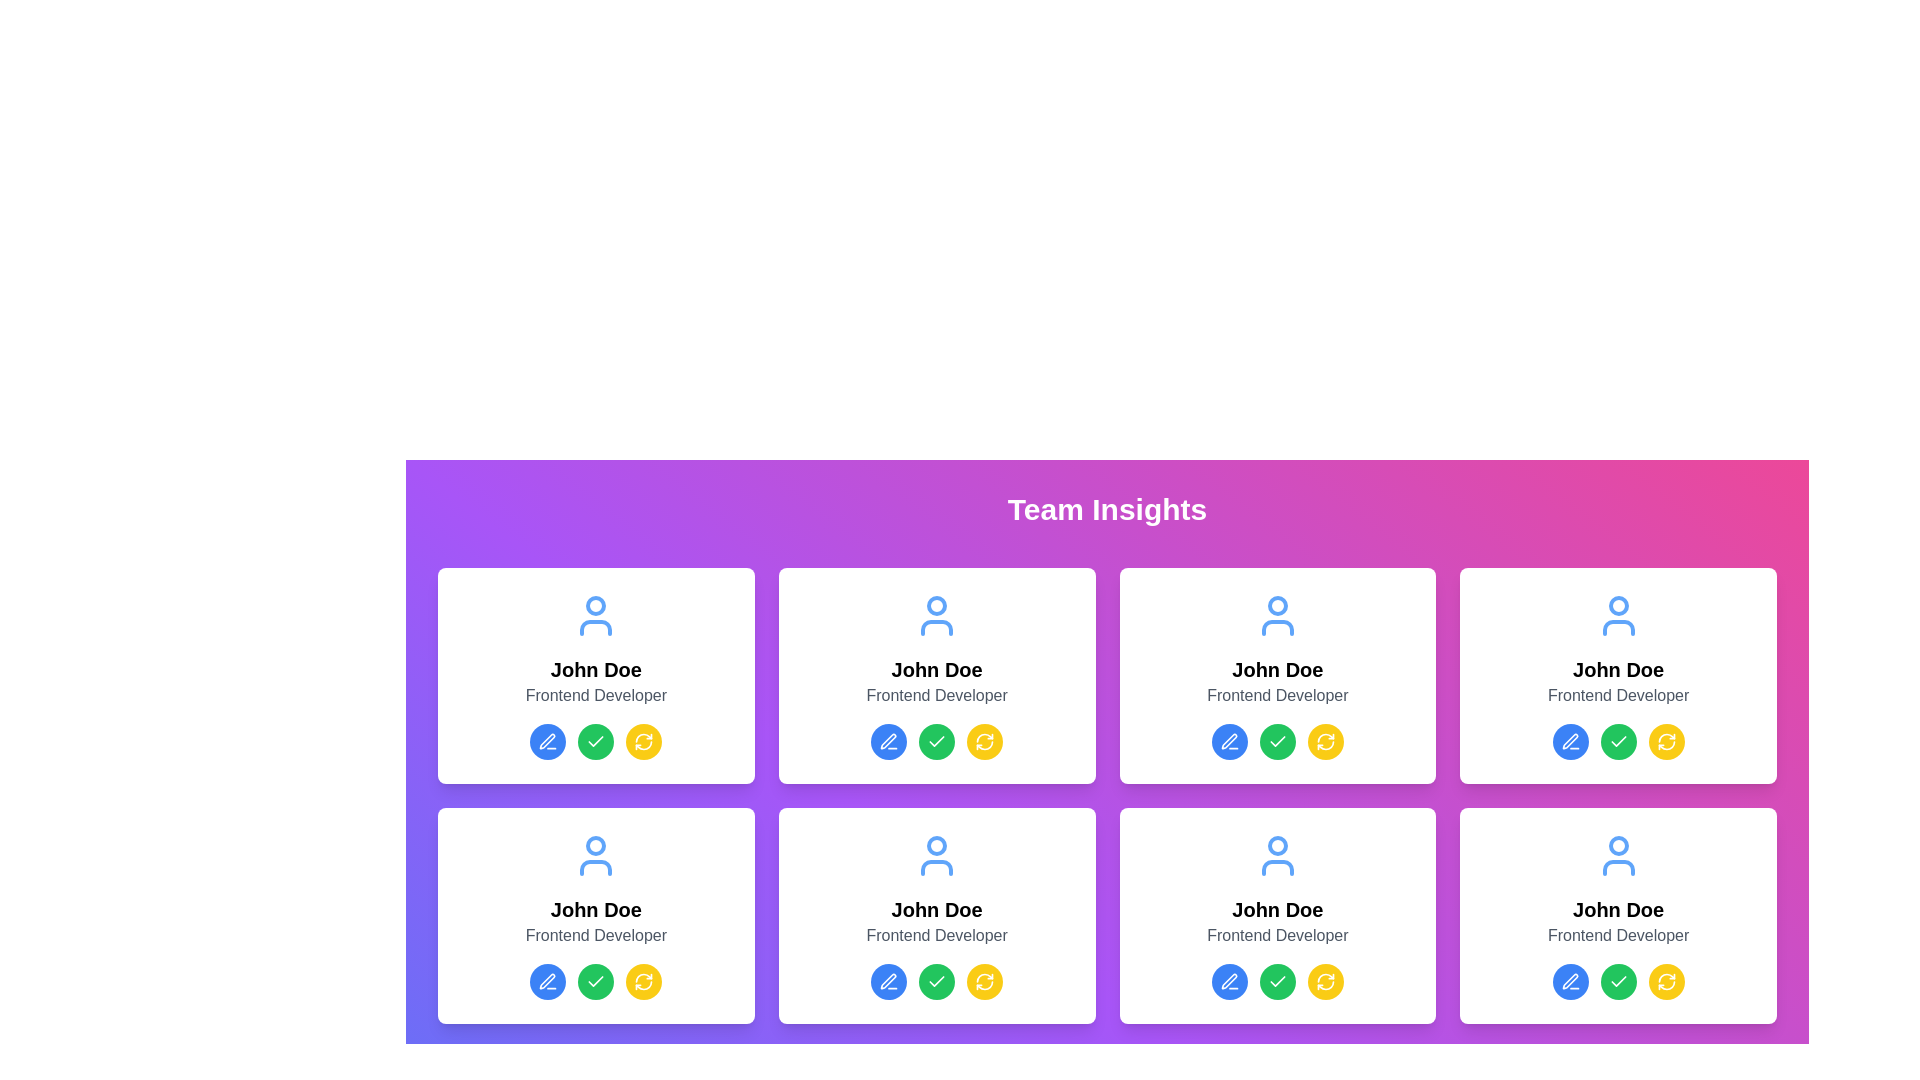 The height and width of the screenshot is (1080, 1920). Describe the element at coordinates (1228, 741) in the screenshot. I see `the first circular button located below the profile card in the second column of the first row in the grid layout` at that location.